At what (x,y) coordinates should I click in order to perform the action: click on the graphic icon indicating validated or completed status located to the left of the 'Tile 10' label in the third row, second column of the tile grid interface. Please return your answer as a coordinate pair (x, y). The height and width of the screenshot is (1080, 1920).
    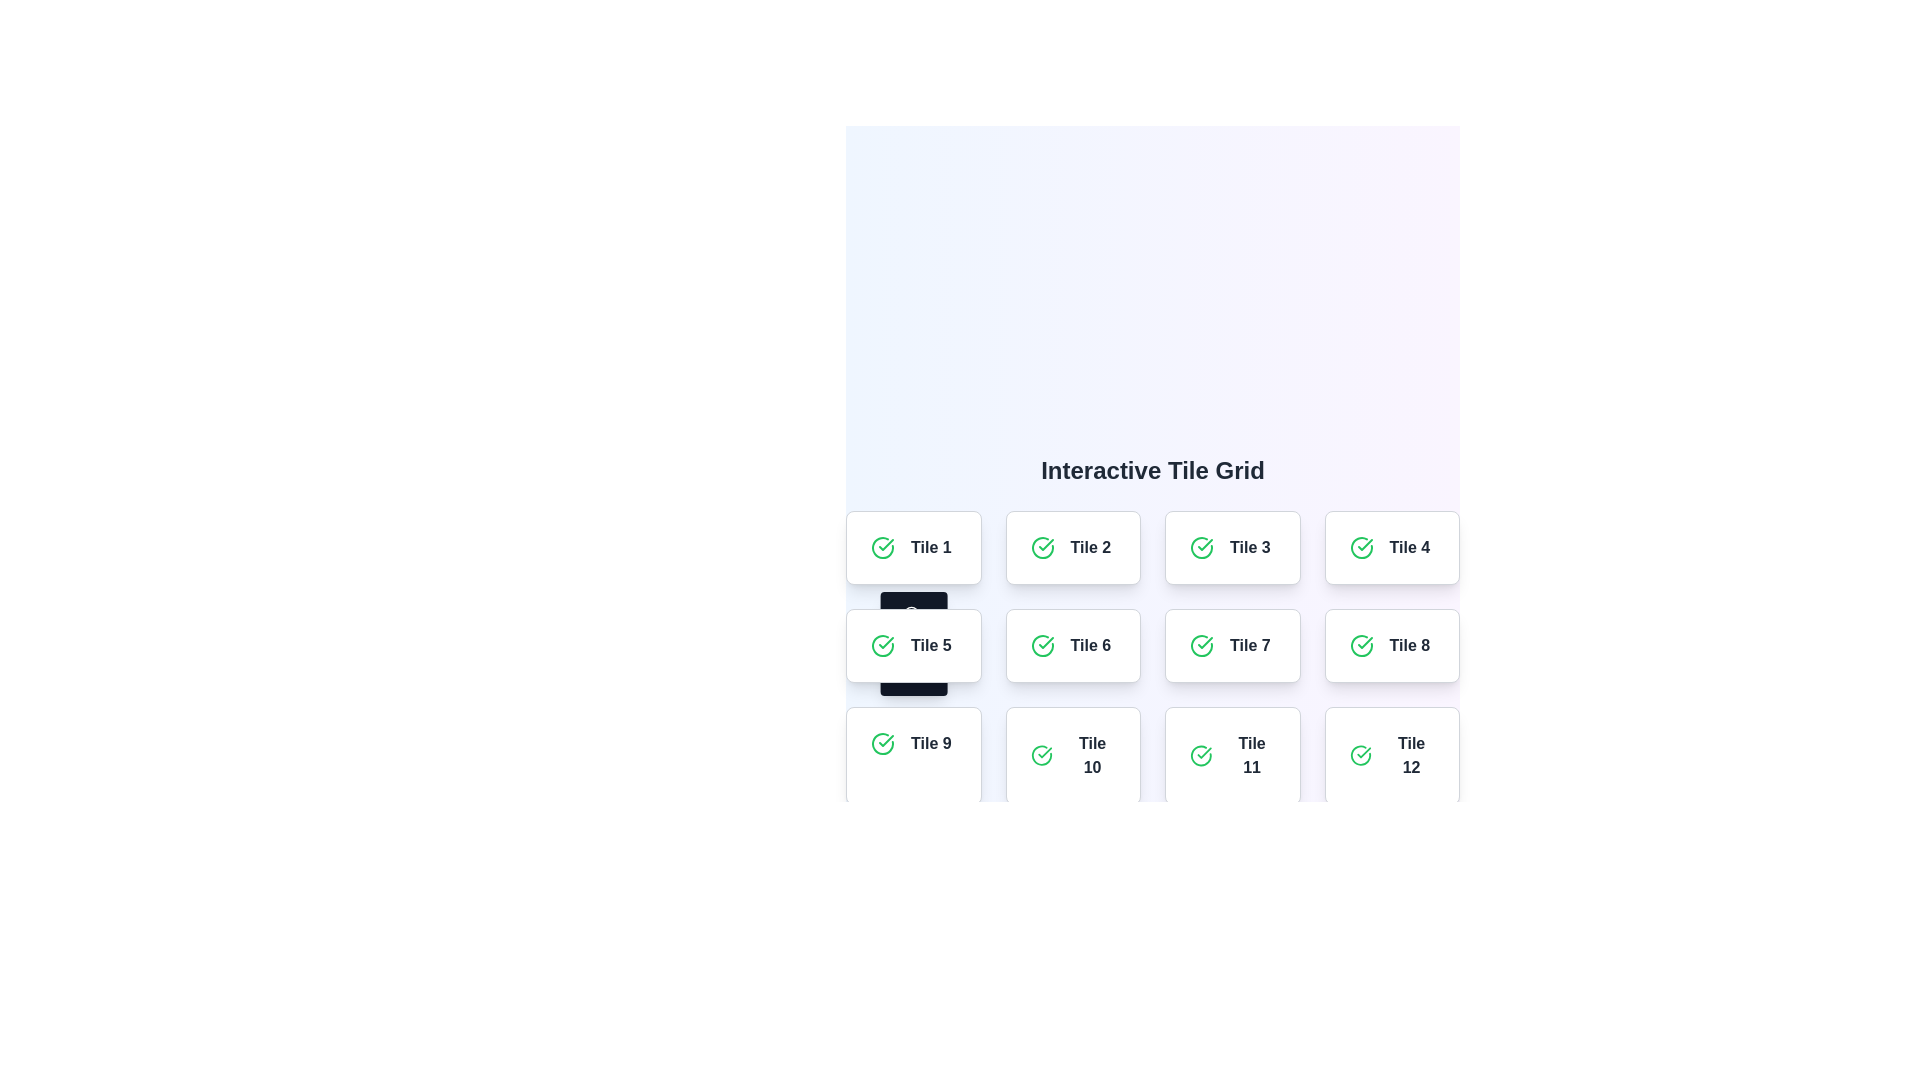
    Looking at the image, I should click on (1040, 756).